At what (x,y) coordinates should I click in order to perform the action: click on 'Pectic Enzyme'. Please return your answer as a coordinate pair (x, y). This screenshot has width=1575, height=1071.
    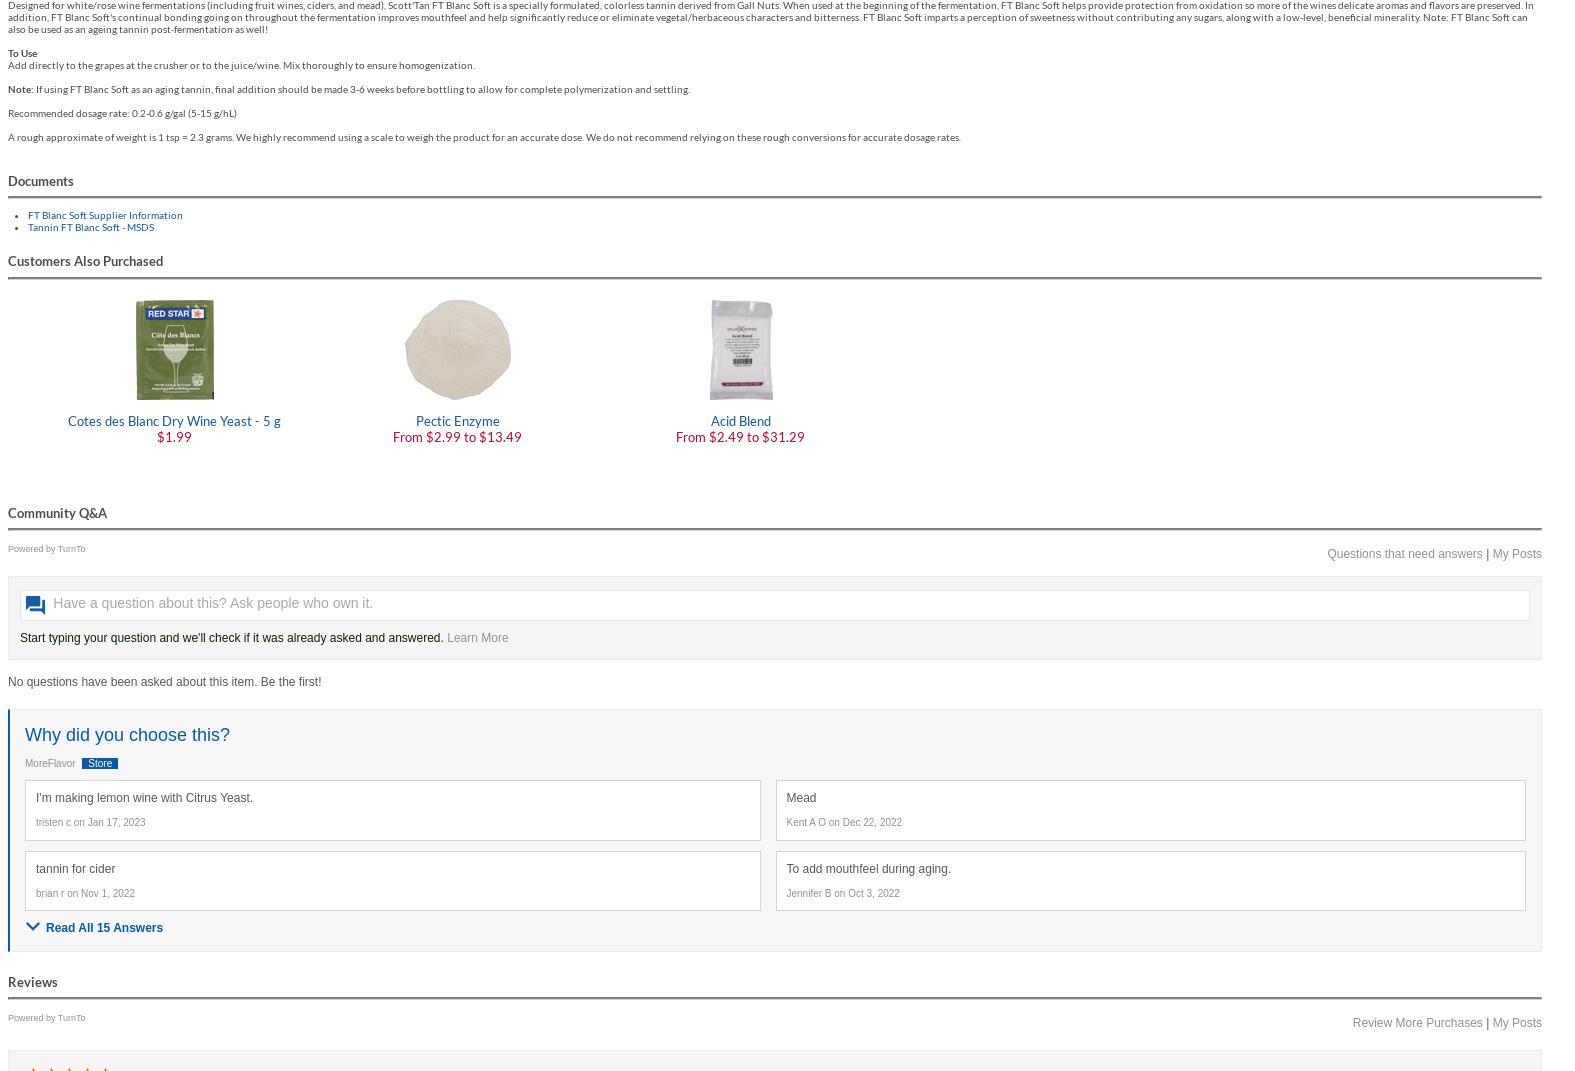
    Looking at the image, I should click on (456, 420).